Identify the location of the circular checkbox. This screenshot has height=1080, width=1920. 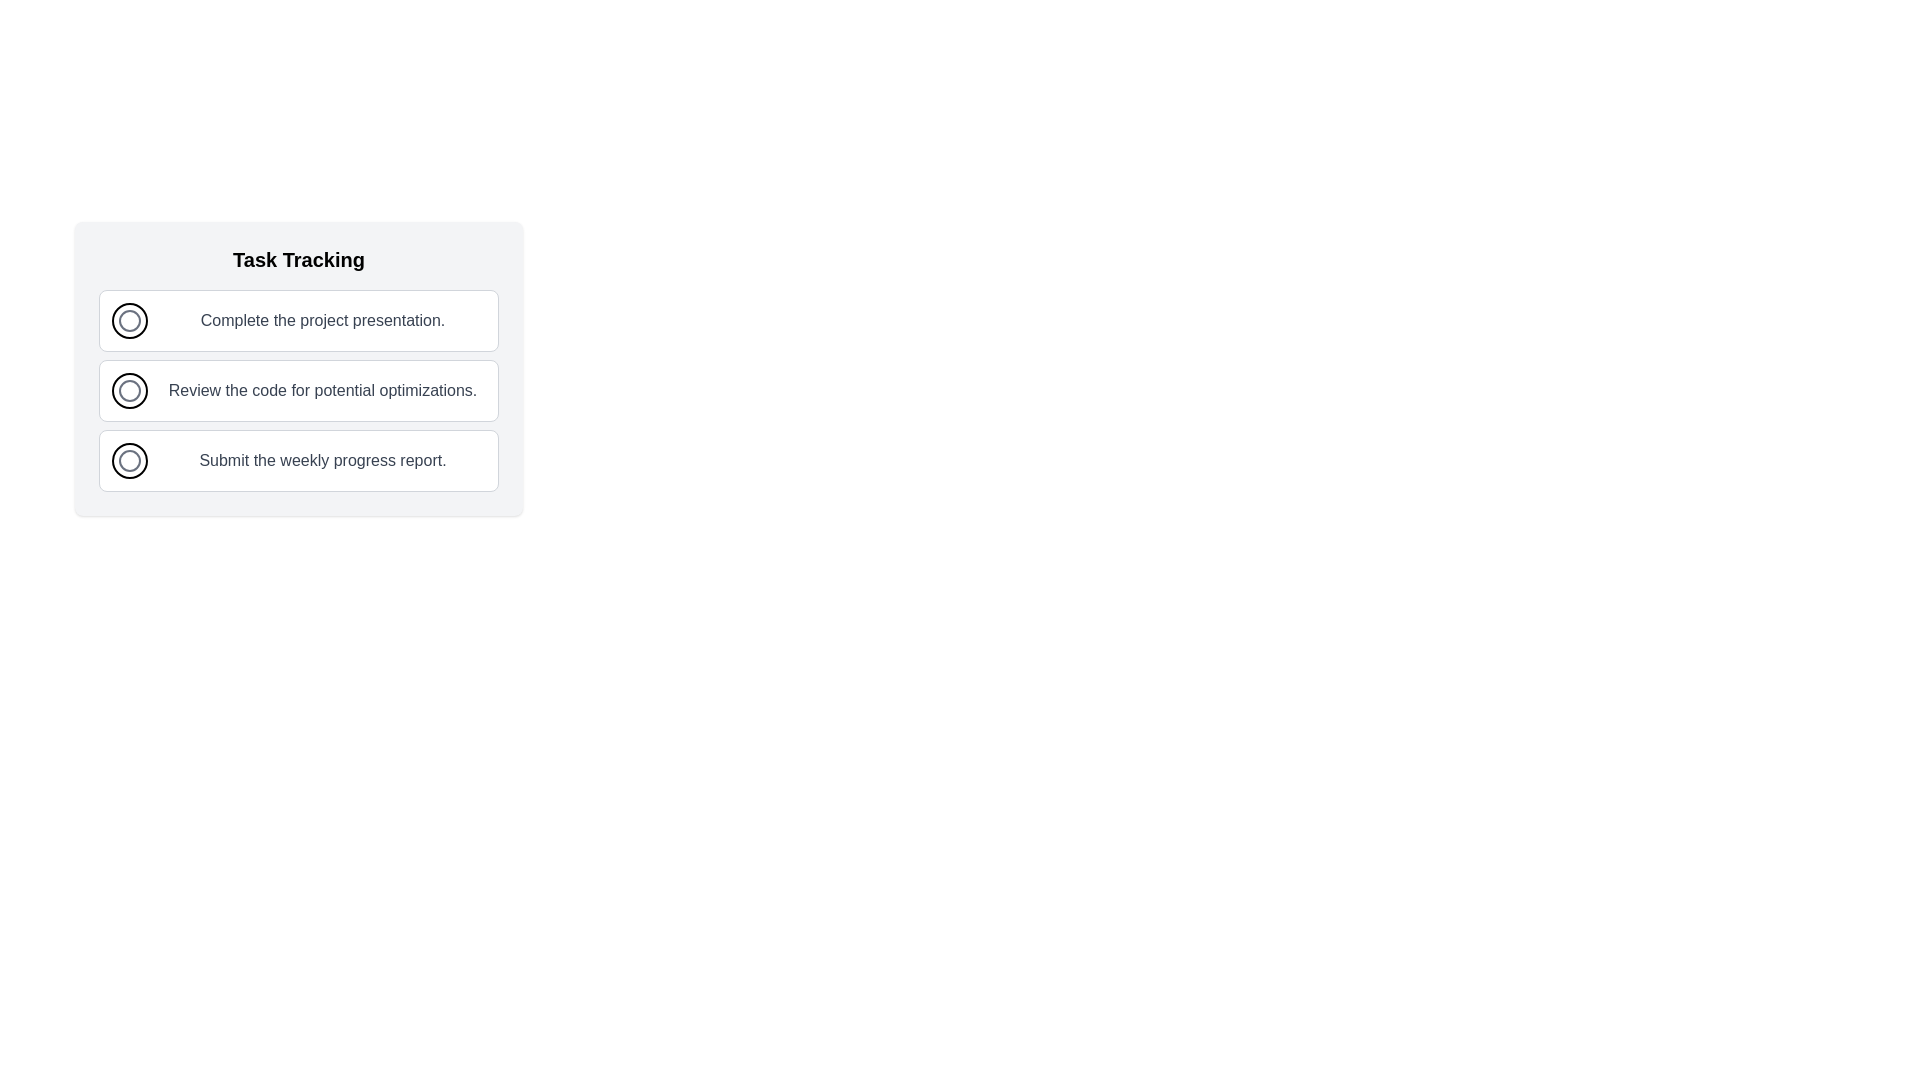
(128, 461).